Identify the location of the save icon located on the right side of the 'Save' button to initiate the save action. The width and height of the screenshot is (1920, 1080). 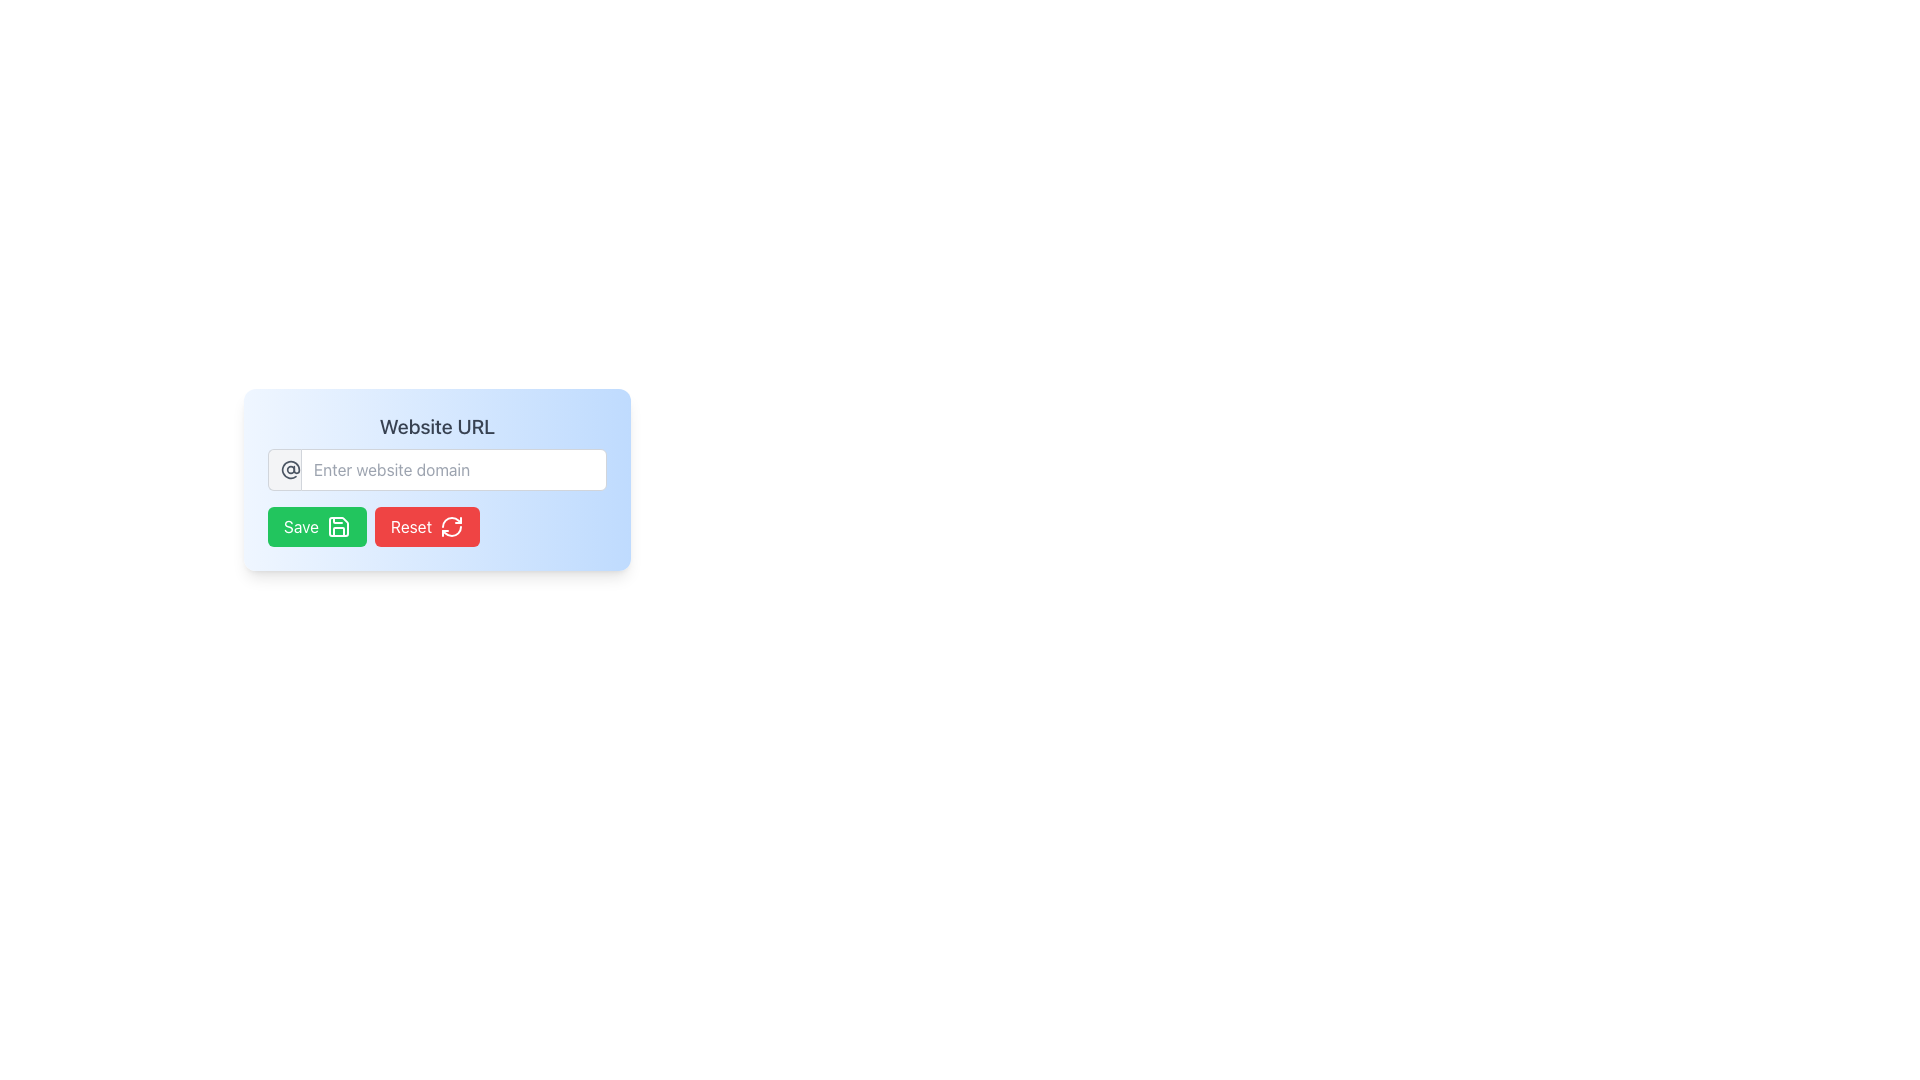
(338, 526).